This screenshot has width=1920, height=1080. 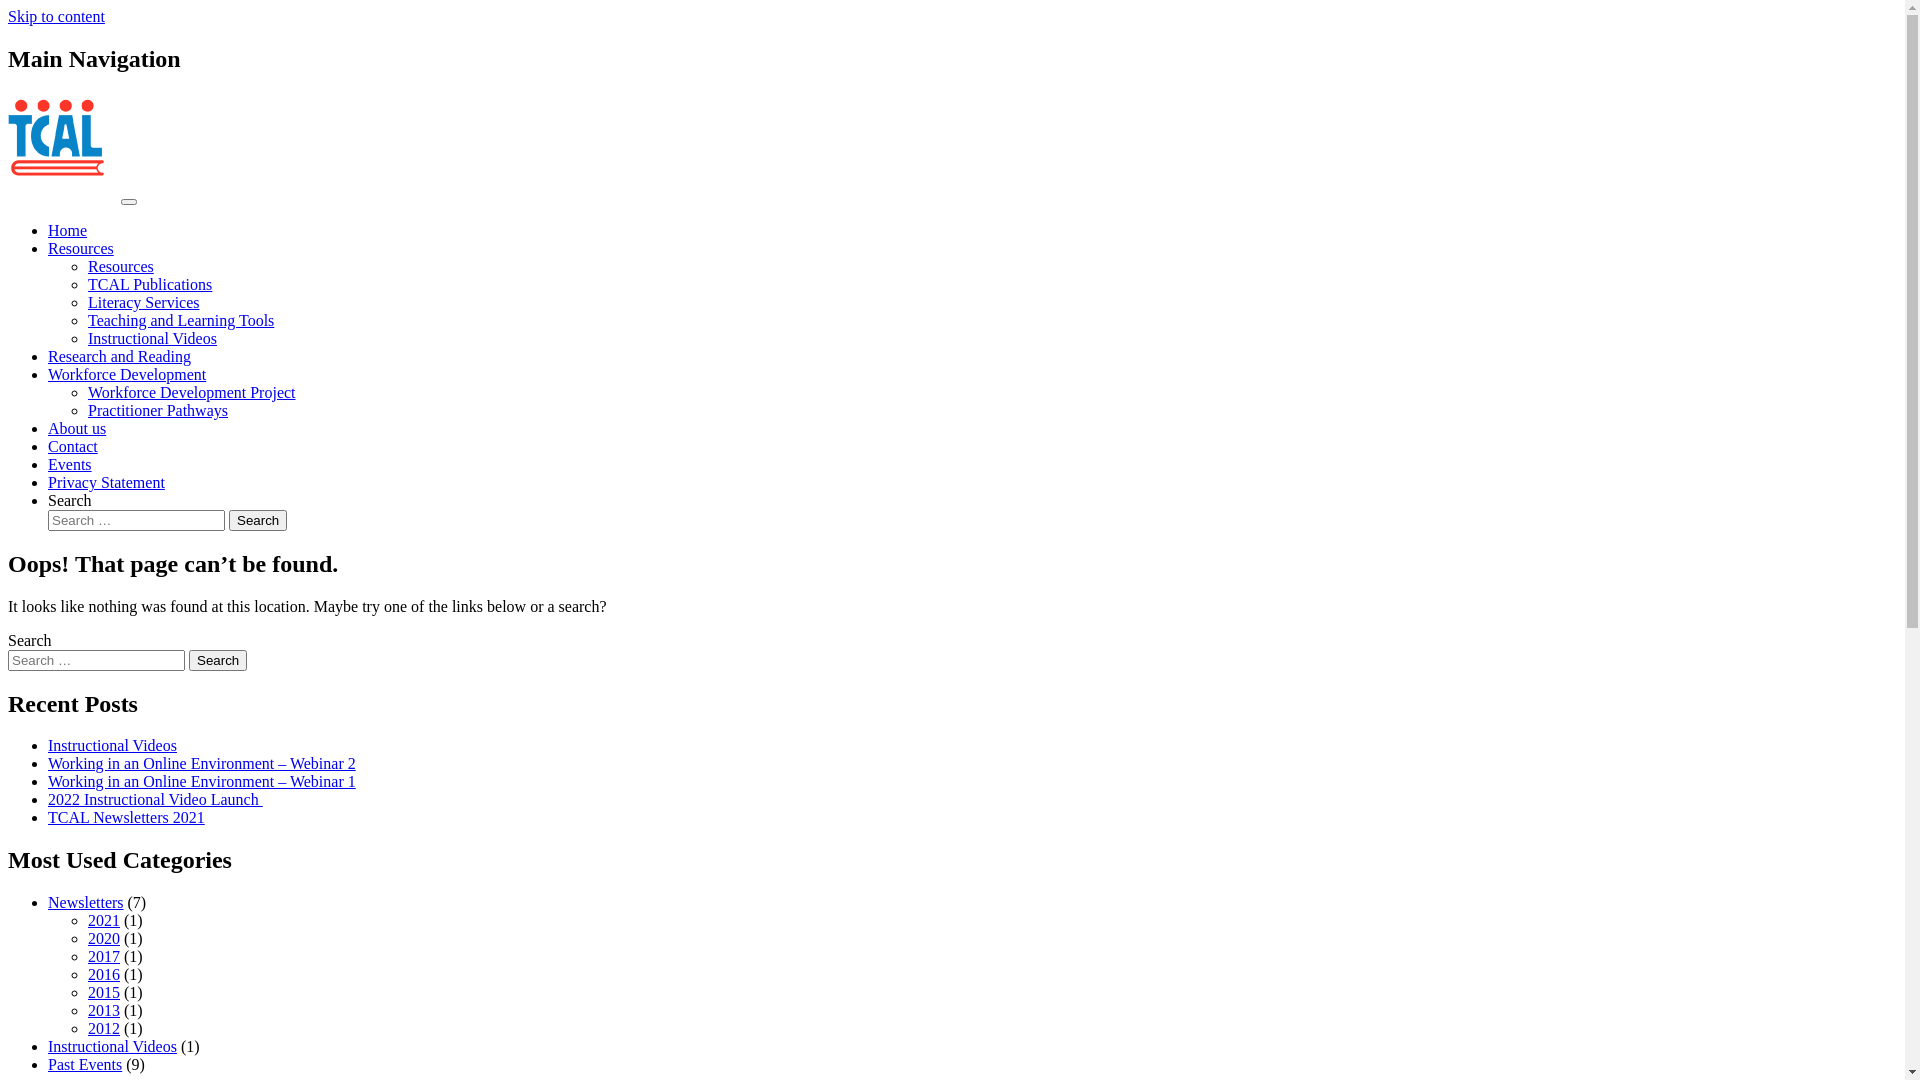 I want to click on 'Resources', so click(x=119, y=265).